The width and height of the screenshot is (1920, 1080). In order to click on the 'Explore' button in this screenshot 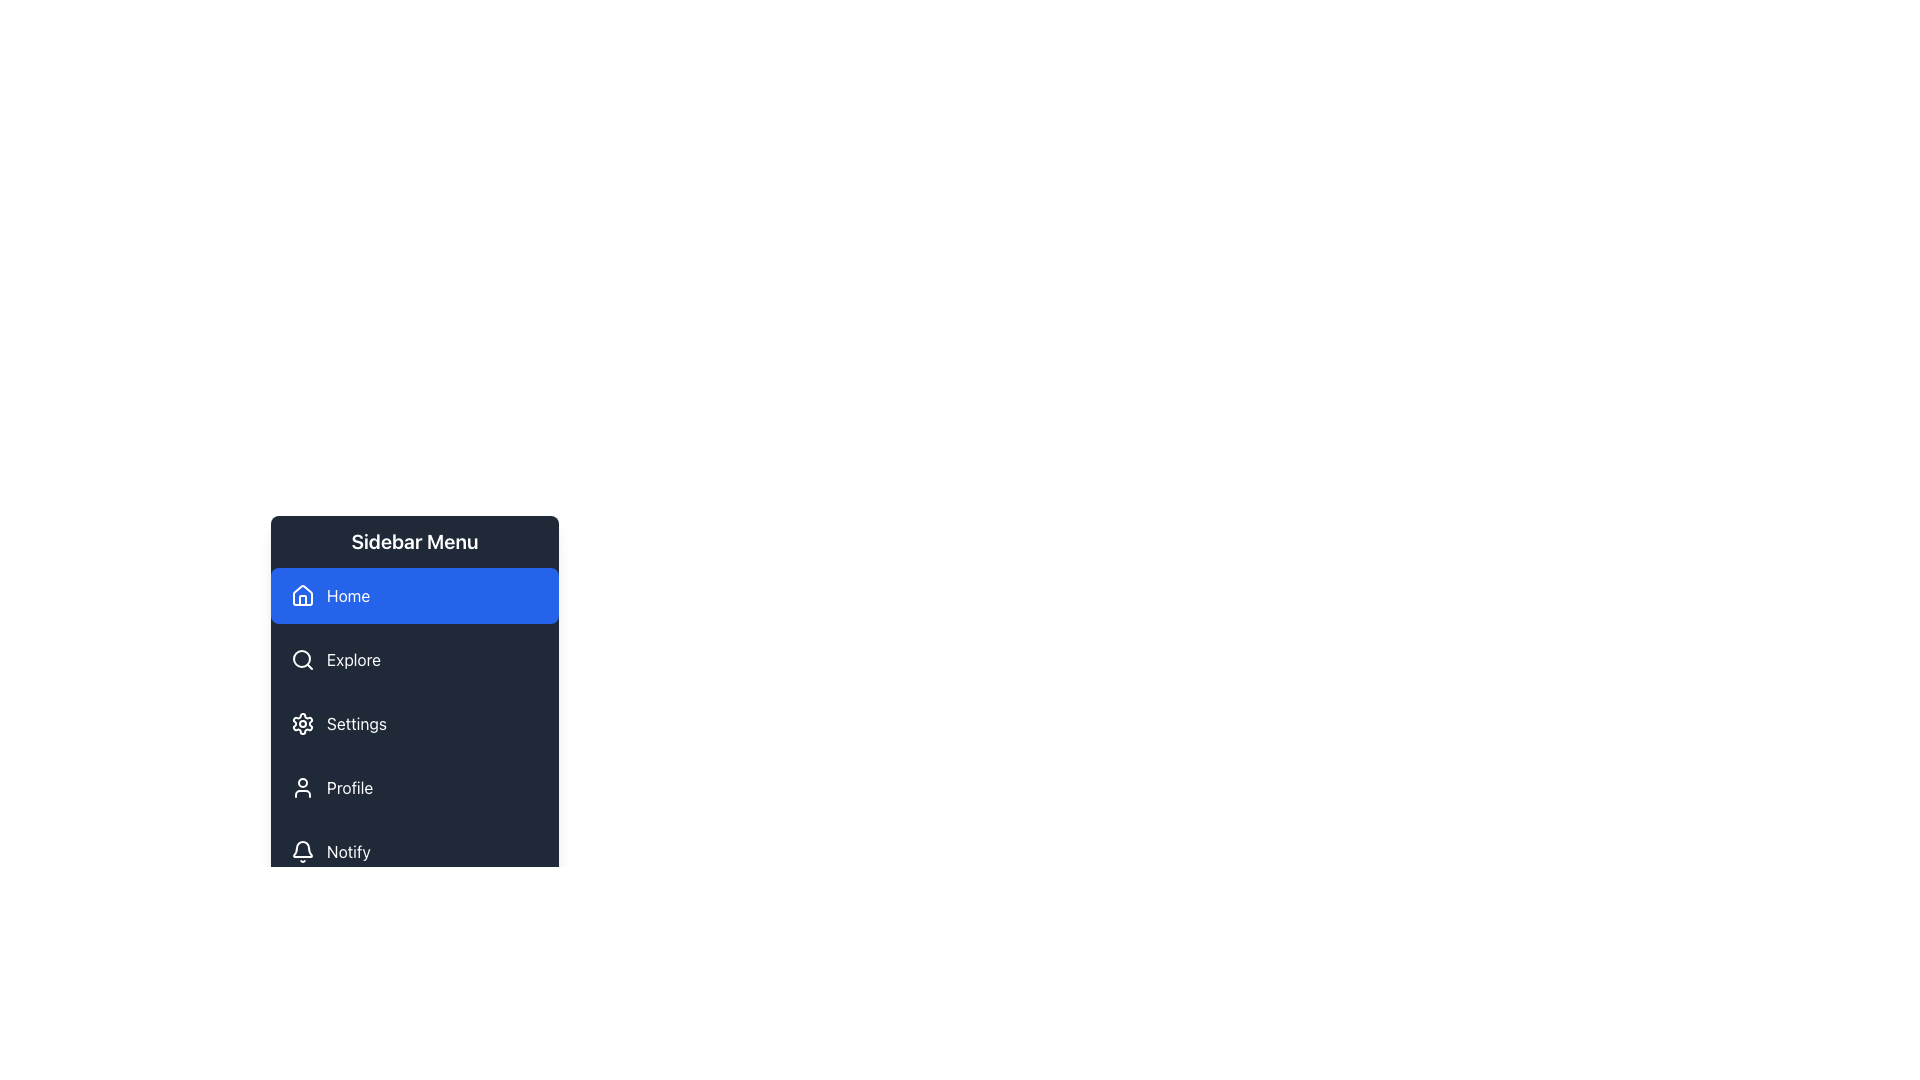, I will do `click(413, 659)`.